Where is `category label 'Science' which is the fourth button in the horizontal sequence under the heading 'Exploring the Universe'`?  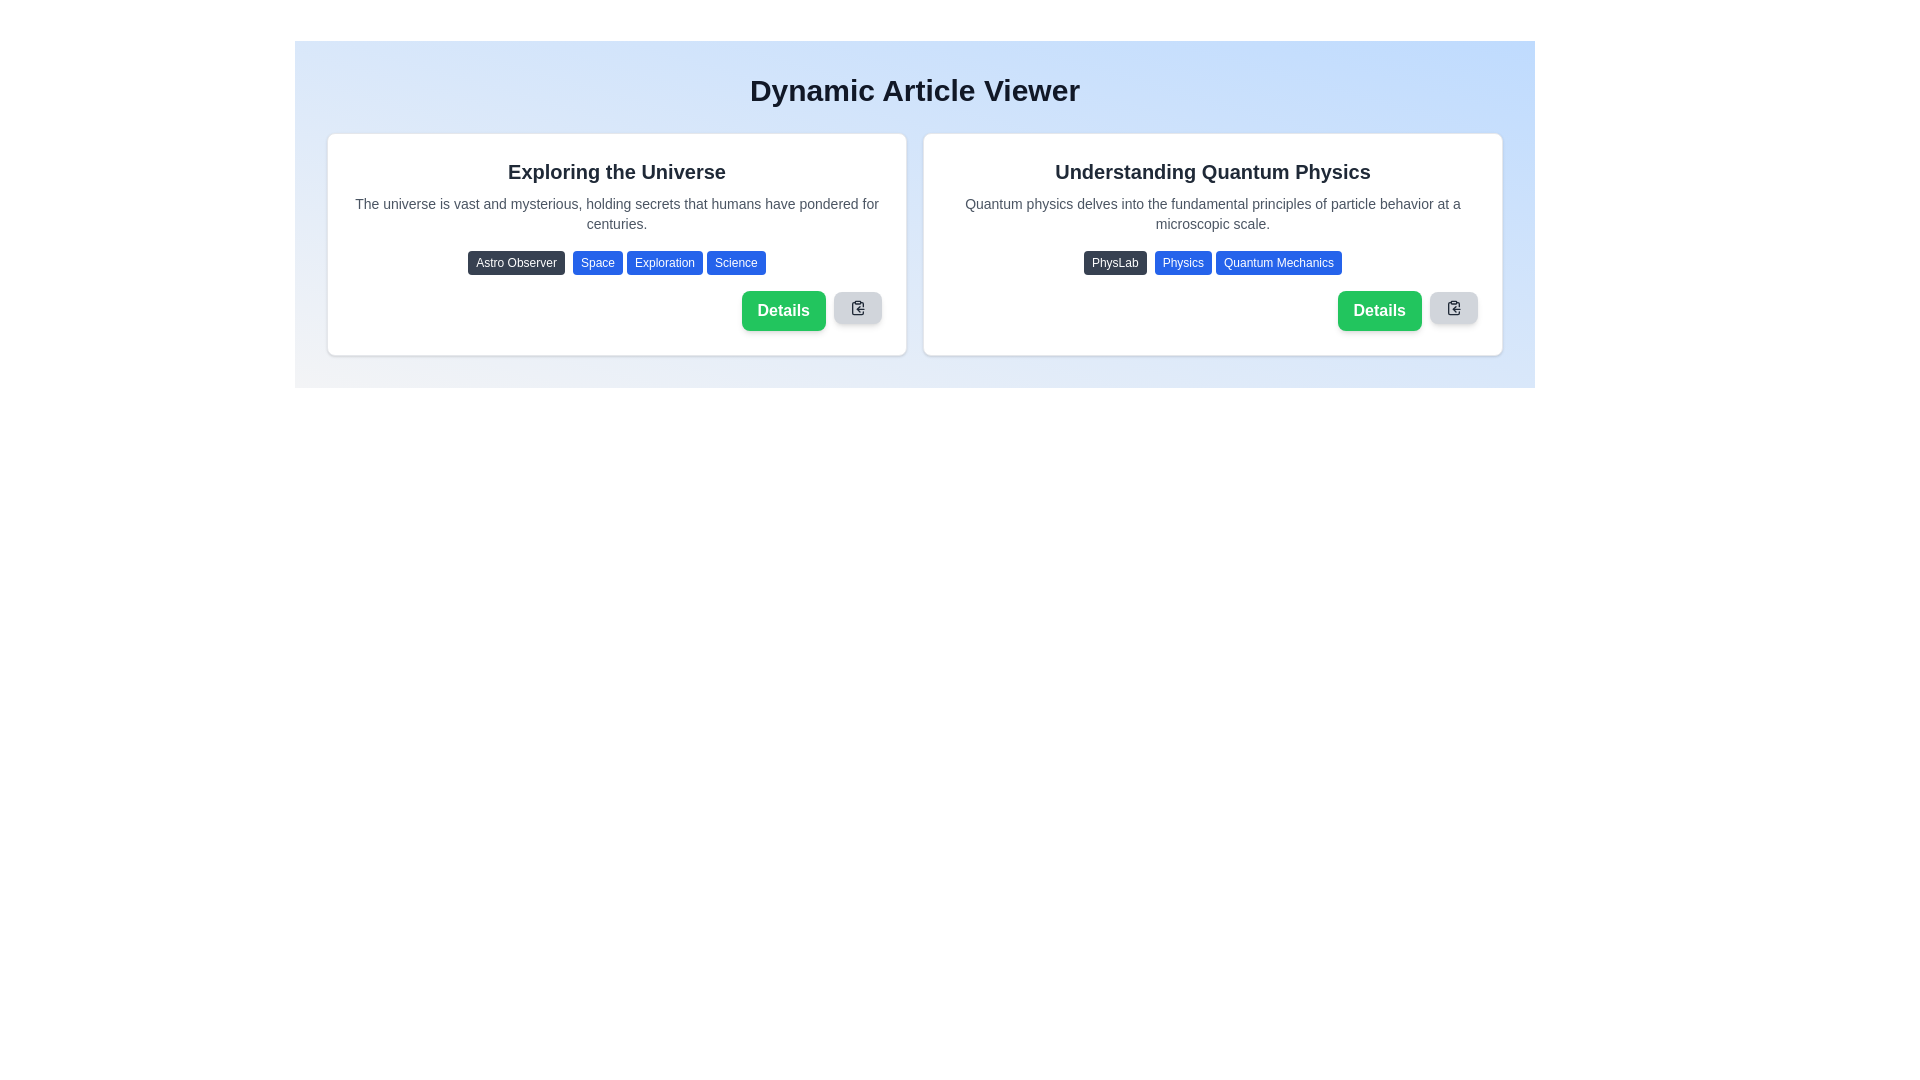 category label 'Science' which is the fourth button in the horizontal sequence under the heading 'Exploring the Universe' is located at coordinates (734, 261).